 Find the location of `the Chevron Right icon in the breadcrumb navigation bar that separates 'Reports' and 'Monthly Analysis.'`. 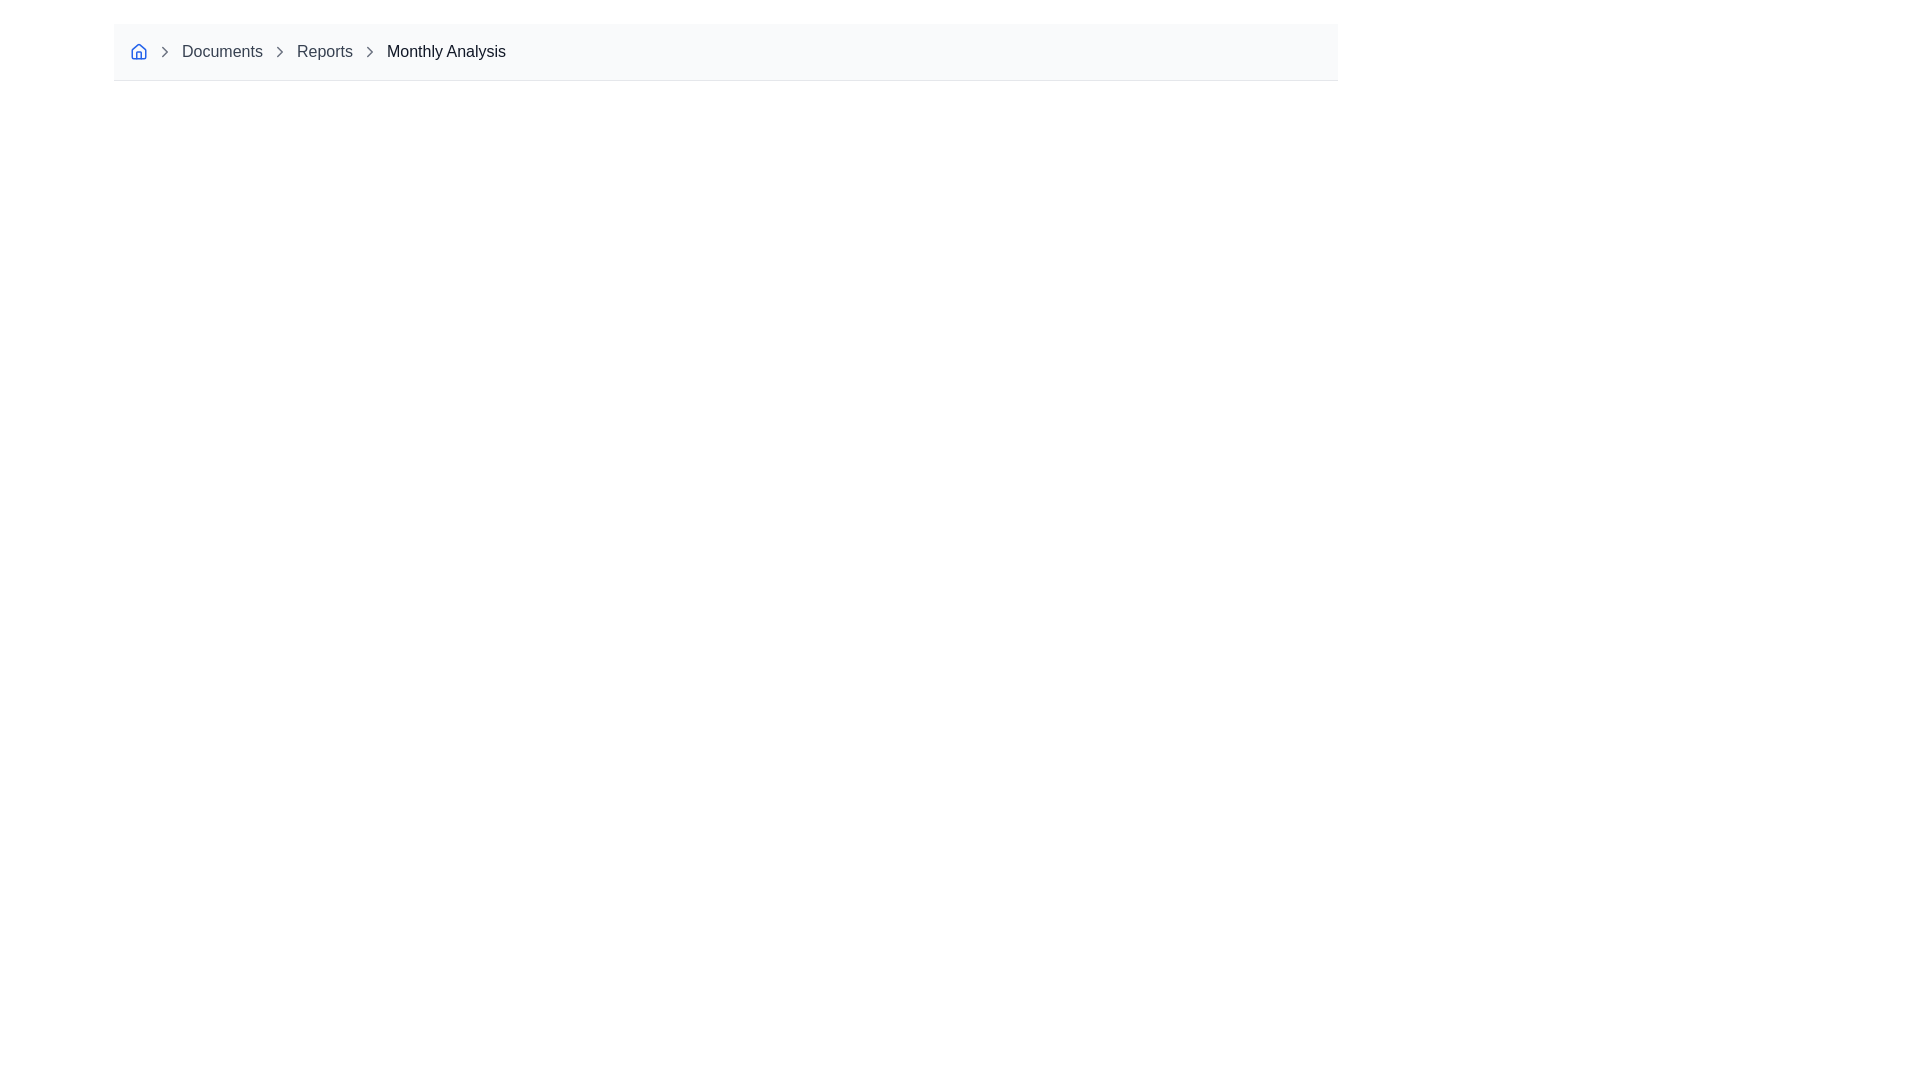

the Chevron Right icon in the breadcrumb navigation bar that separates 'Reports' and 'Monthly Analysis.' is located at coordinates (278, 50).